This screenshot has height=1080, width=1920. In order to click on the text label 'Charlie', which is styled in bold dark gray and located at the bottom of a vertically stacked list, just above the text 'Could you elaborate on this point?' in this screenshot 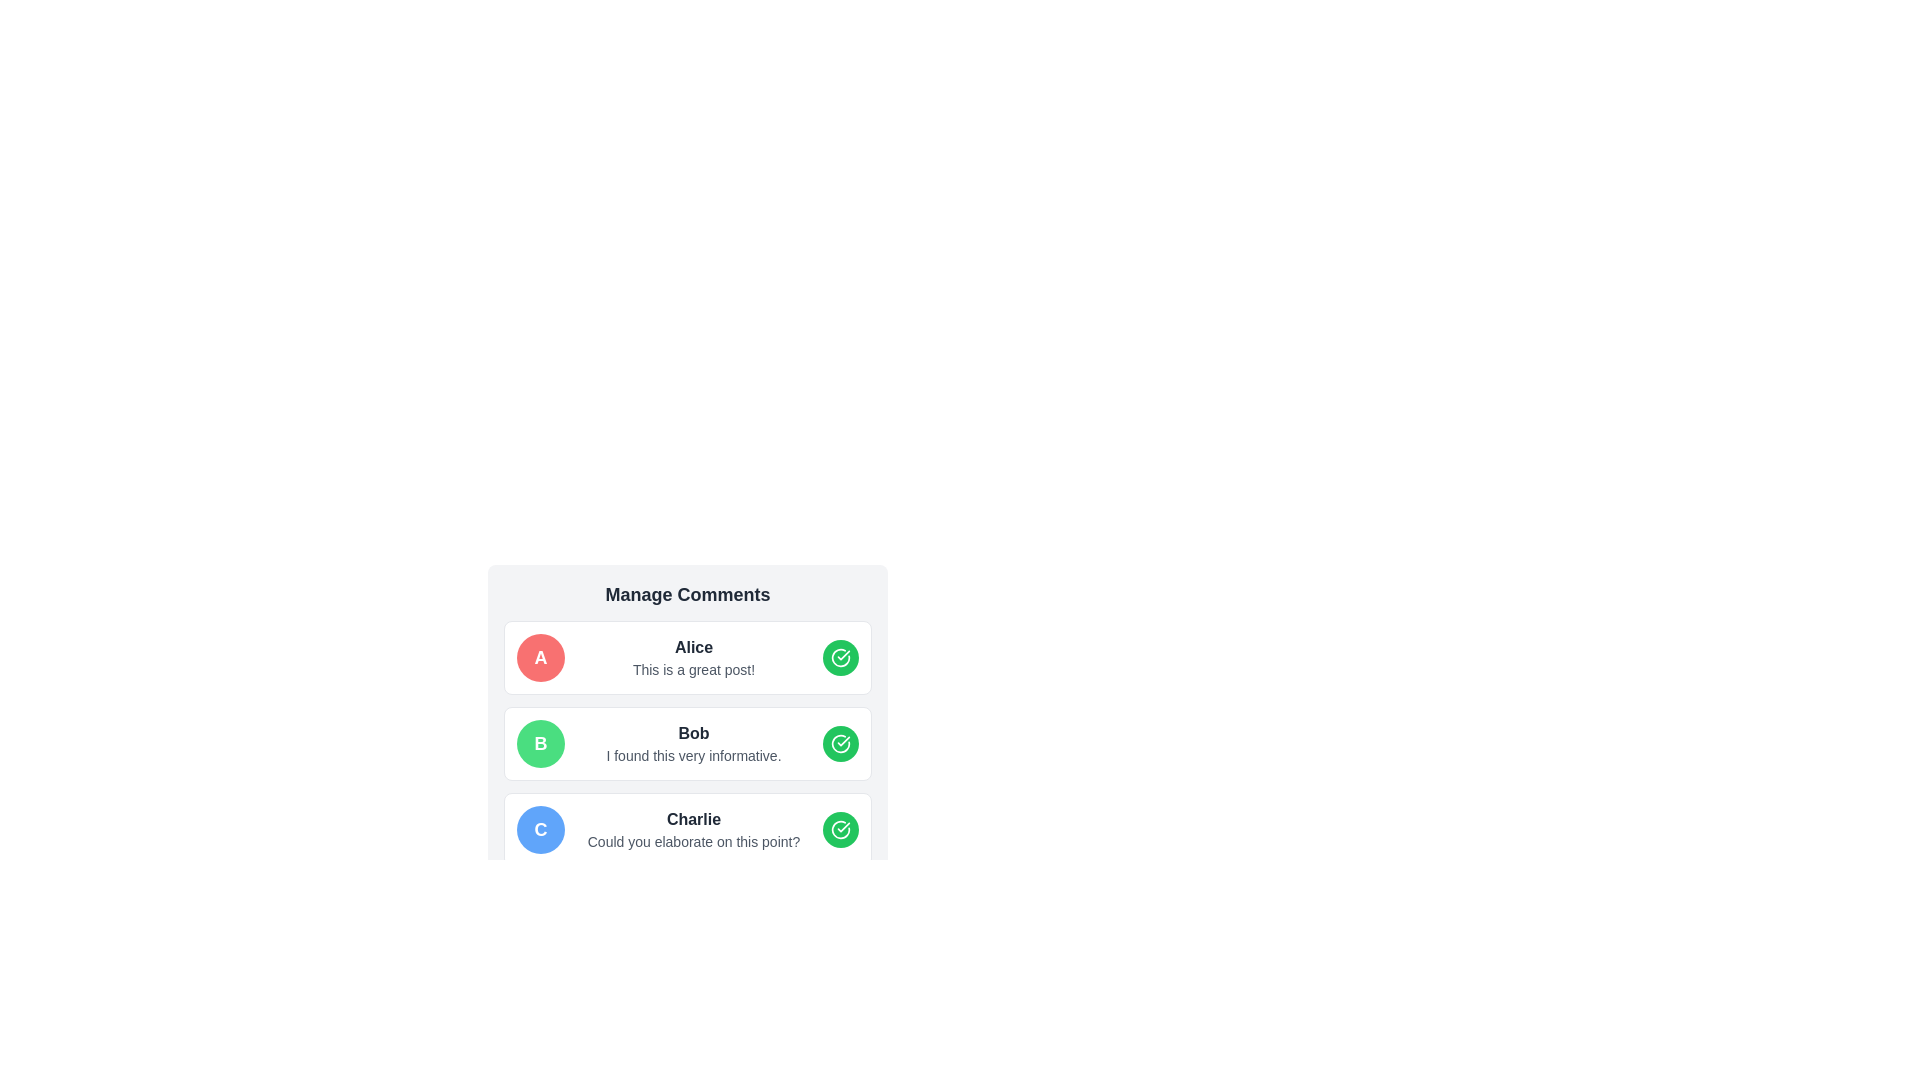, I will do `click(694, 820)`.